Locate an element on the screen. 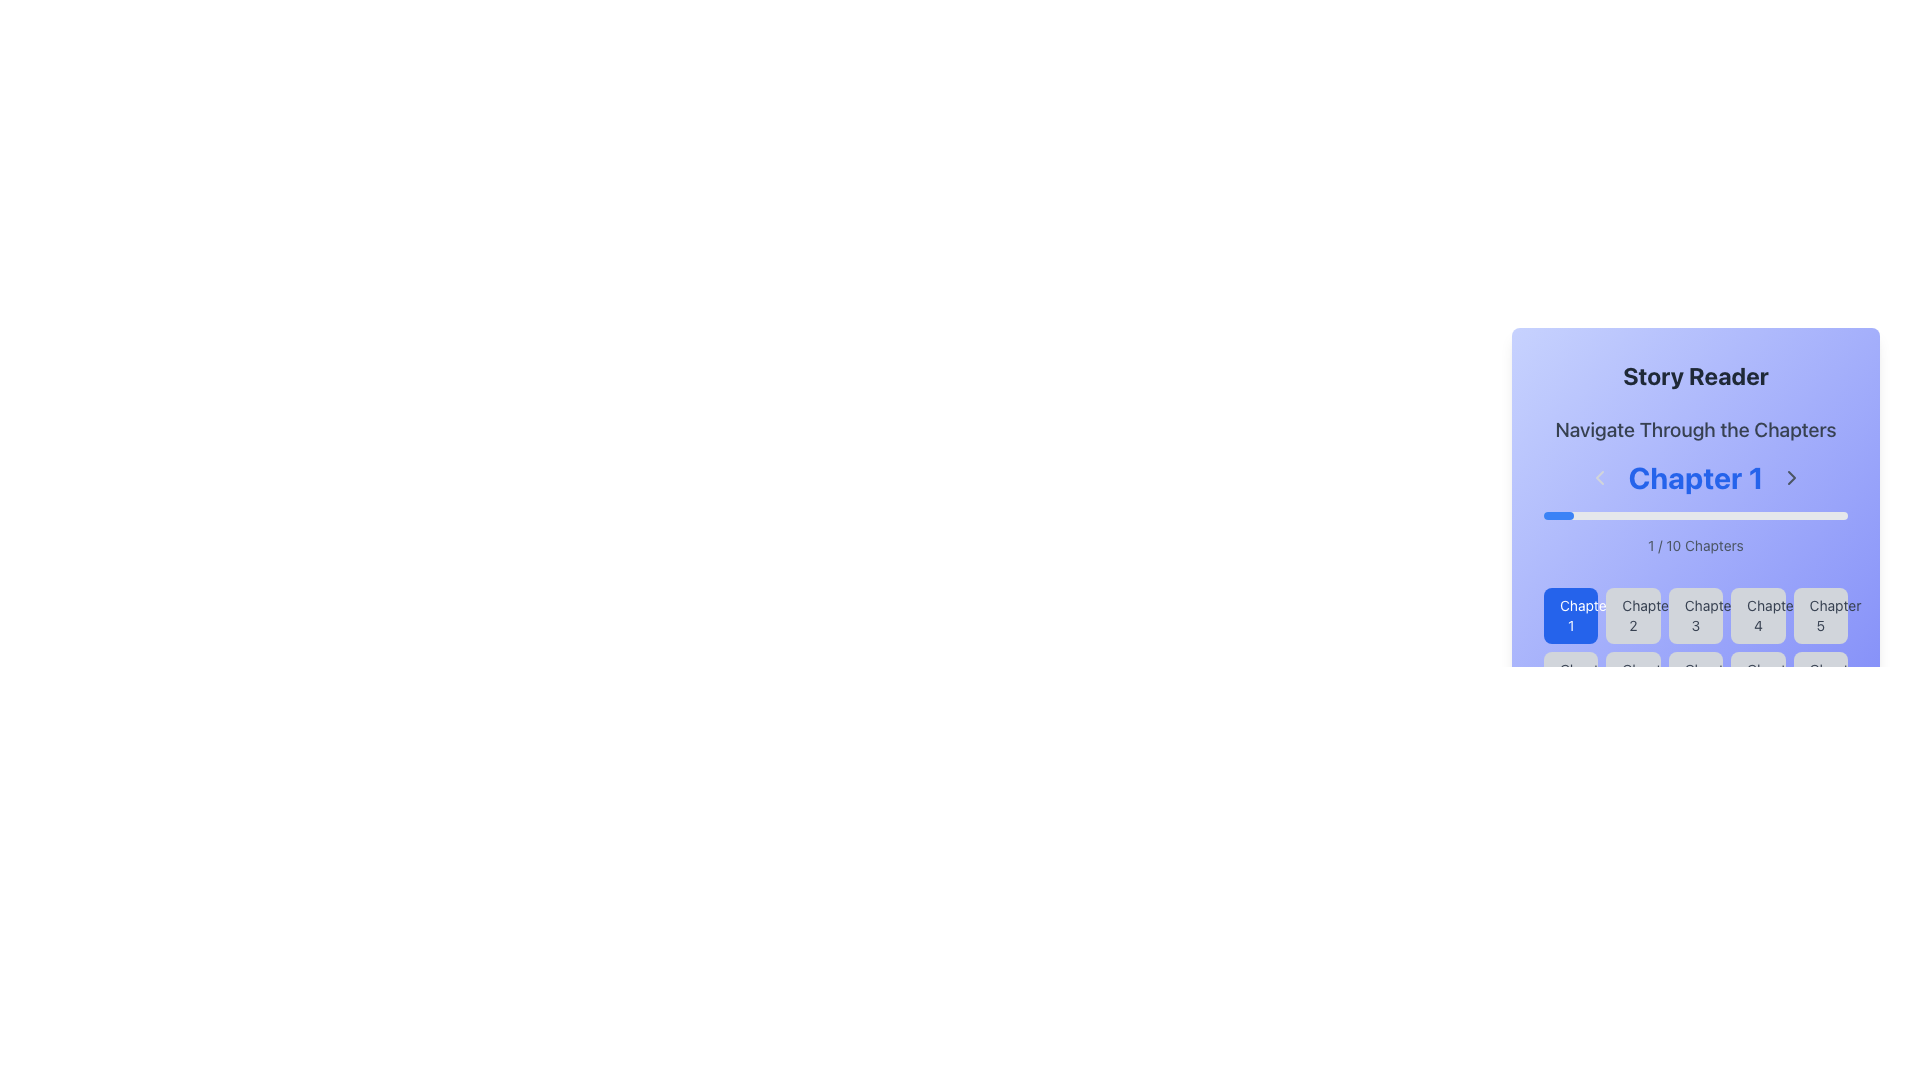  the Static Text Element displaying '1 / 10 Chapters', located below the blue progress bar in the 'Navigate Through the Chapters' section is located at coordinates (1694, 546).